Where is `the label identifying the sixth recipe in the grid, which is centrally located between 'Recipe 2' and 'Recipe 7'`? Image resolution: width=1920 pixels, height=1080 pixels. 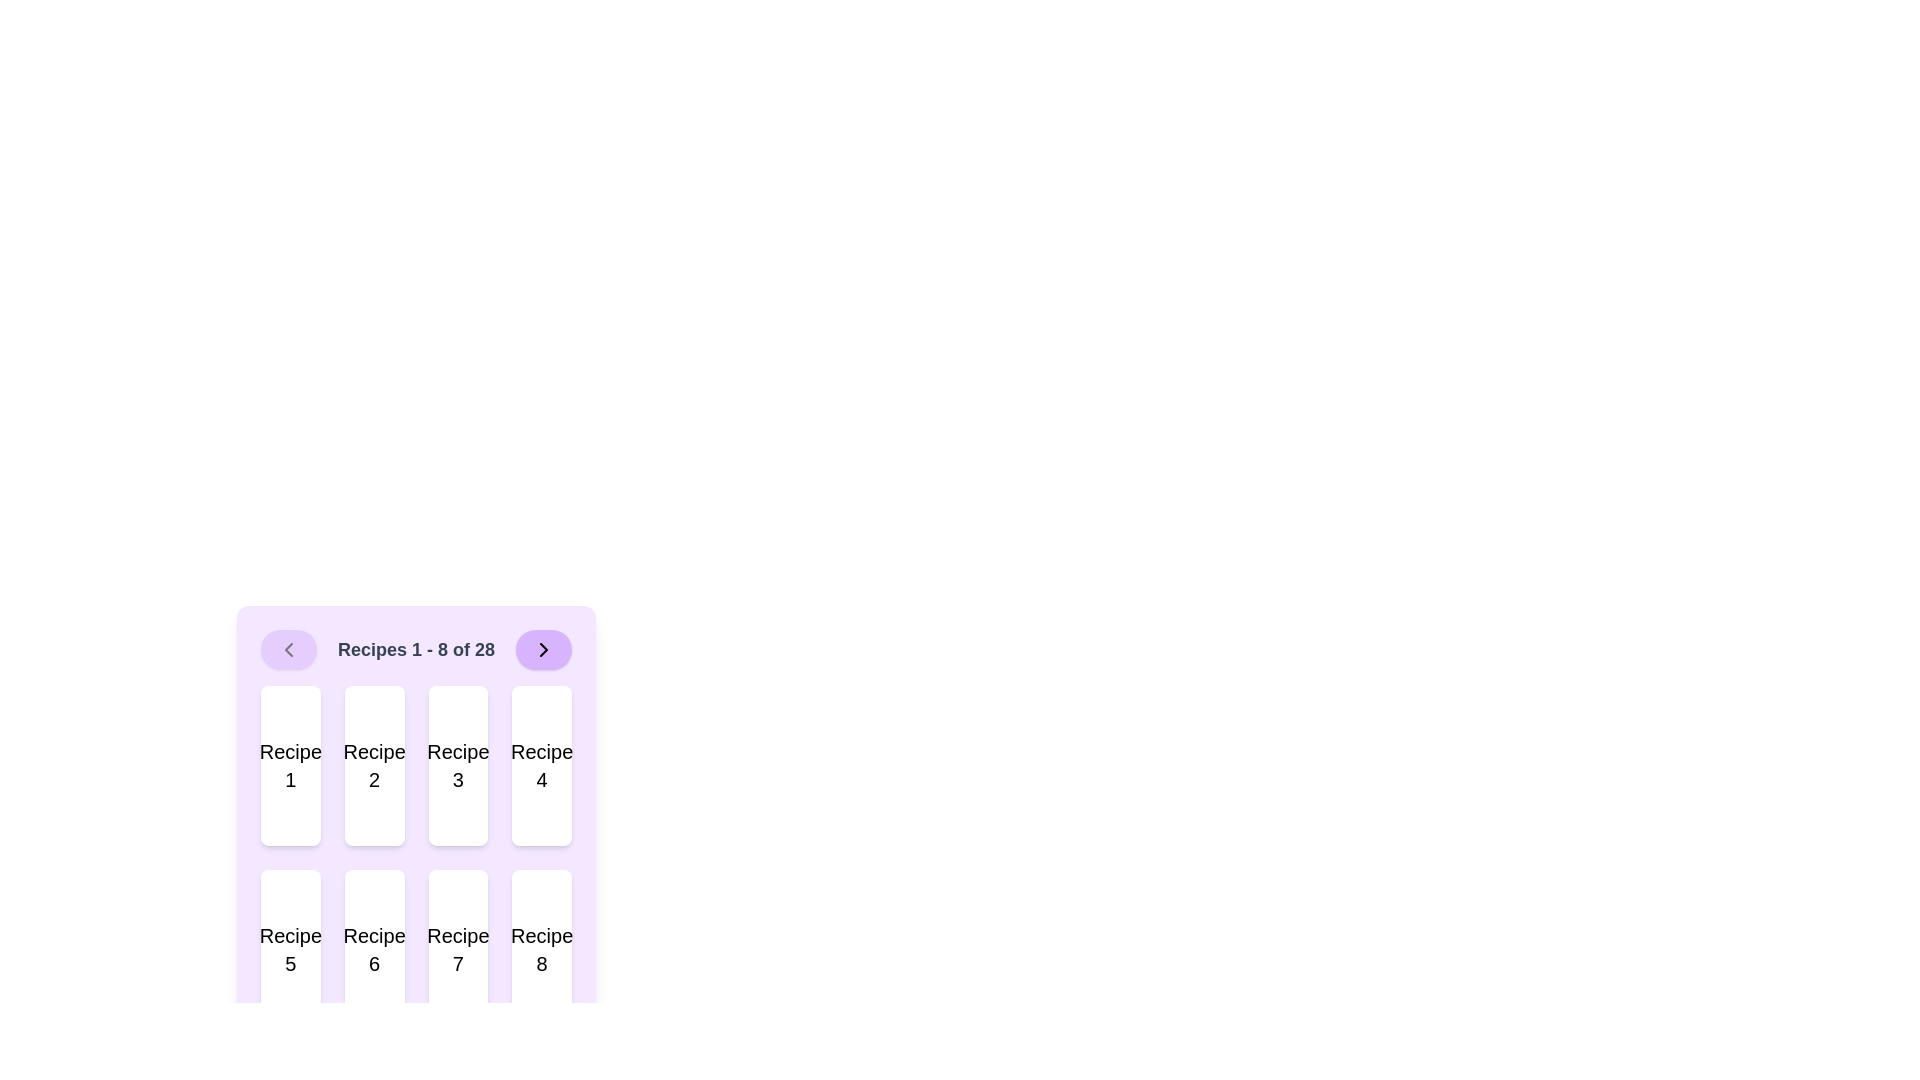
the label identifying the sixth recipe in the grid, which is centrally located between 'Recipe 2' and 'Recipe 7' is located at coordinates (374, 948).